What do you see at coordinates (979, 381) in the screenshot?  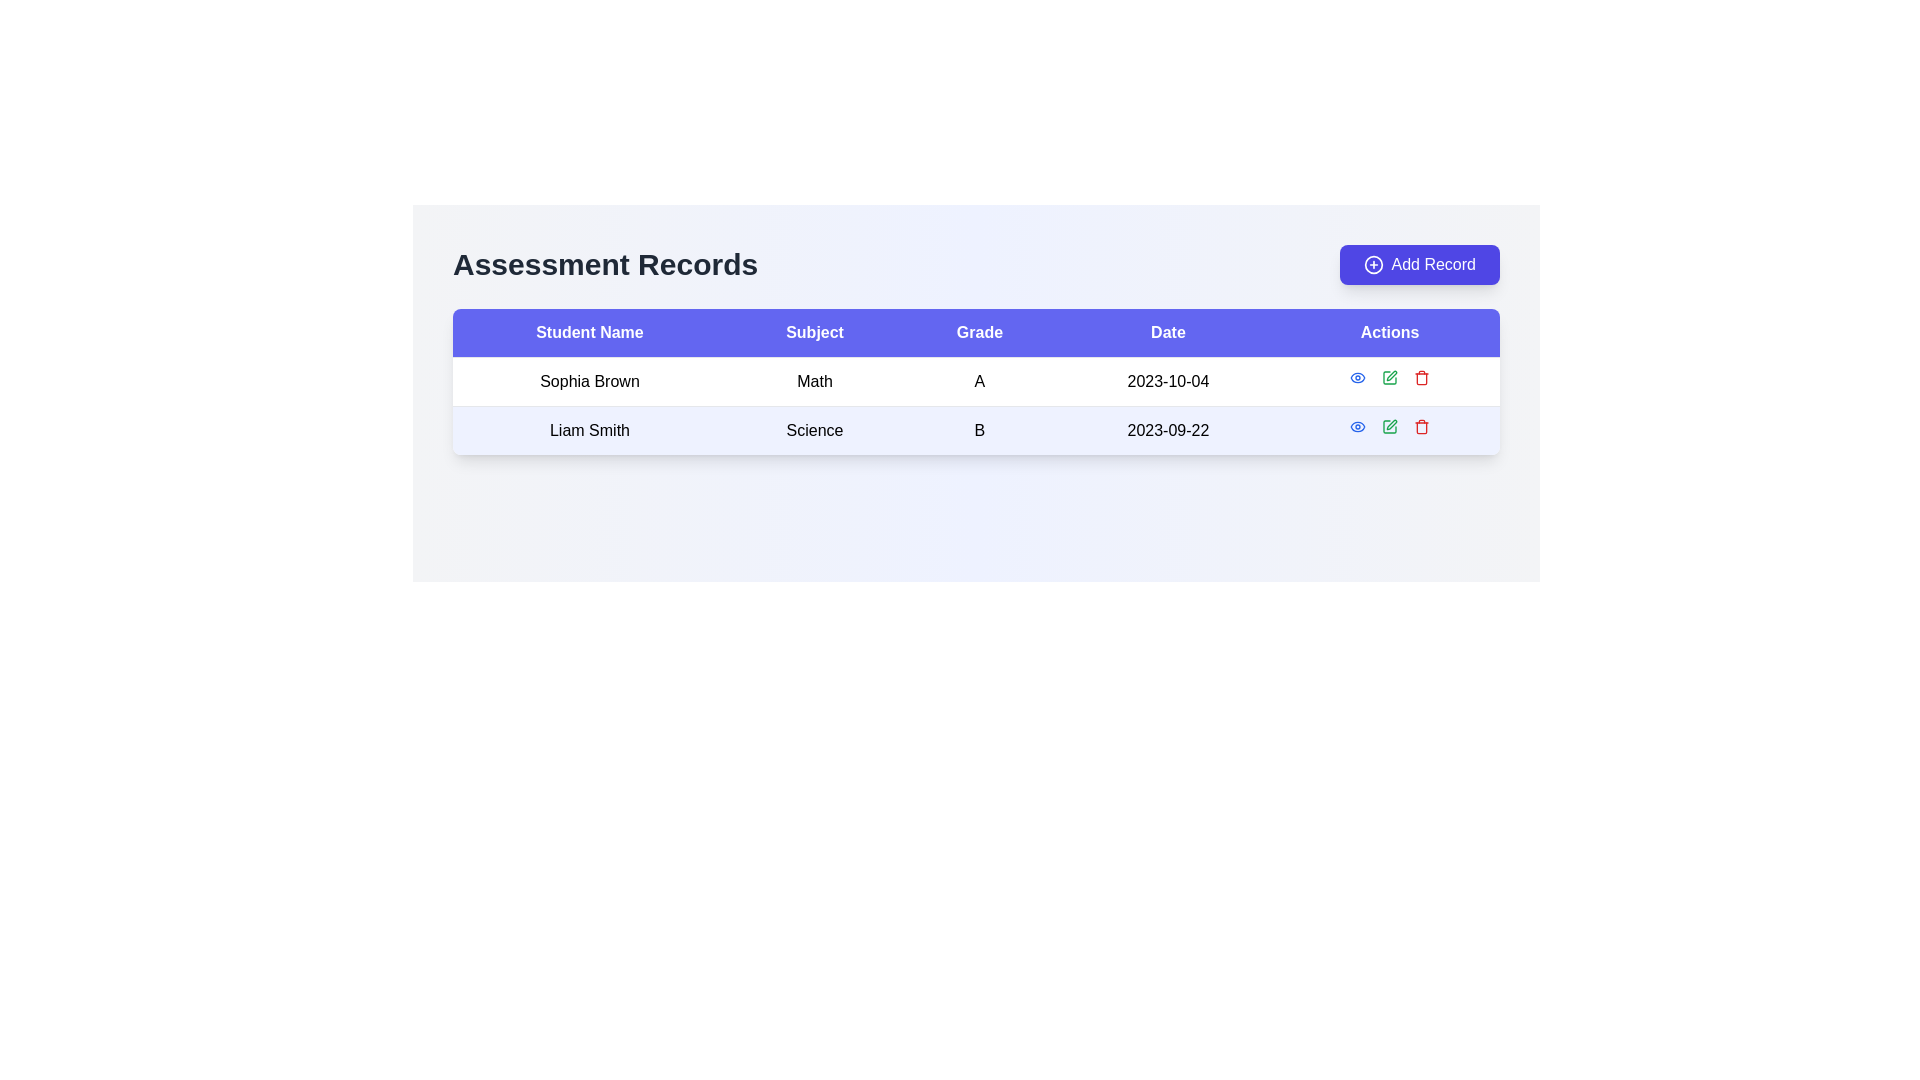 I see `the static text label 'A' in the Grade column of the assessment records table, which is located in the first row of data entries` at bounding box center [979, 381].